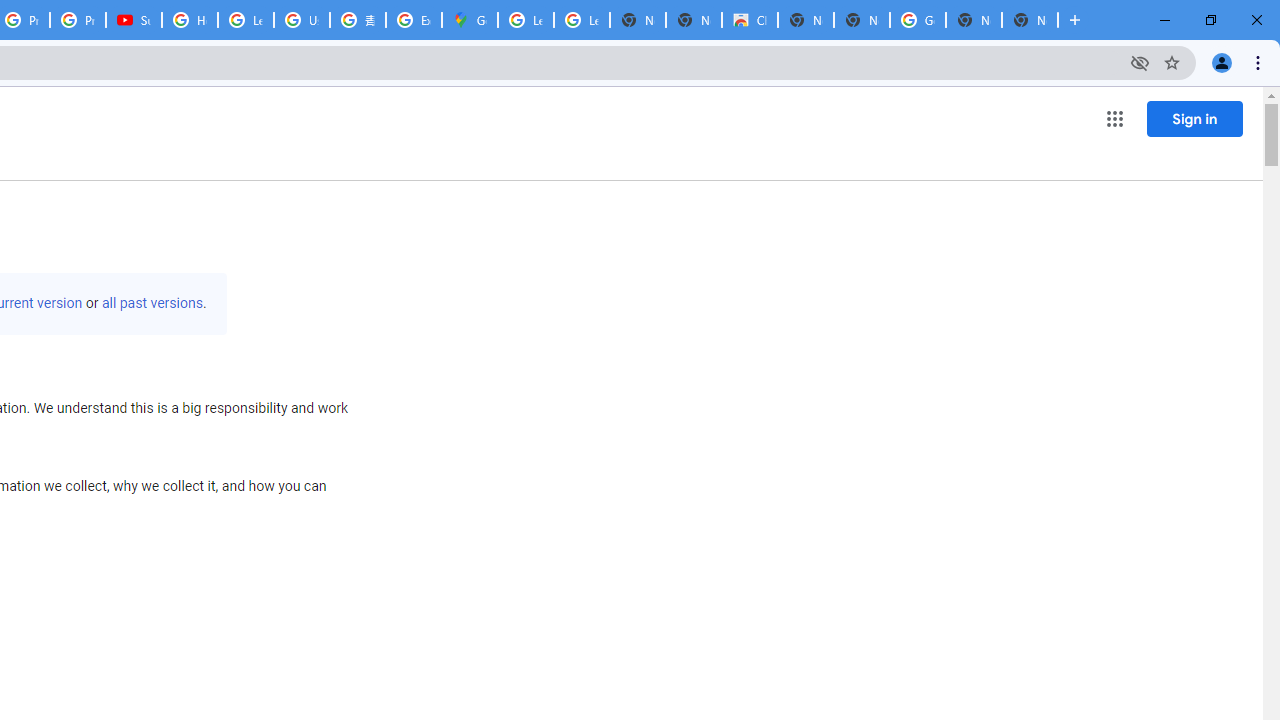 The width and height of the screenshot is (1280, 720). What do you see at coordinates (468, 20) in the screenshot?
I see `'Google Maps'` at bounding box center [468, 20].